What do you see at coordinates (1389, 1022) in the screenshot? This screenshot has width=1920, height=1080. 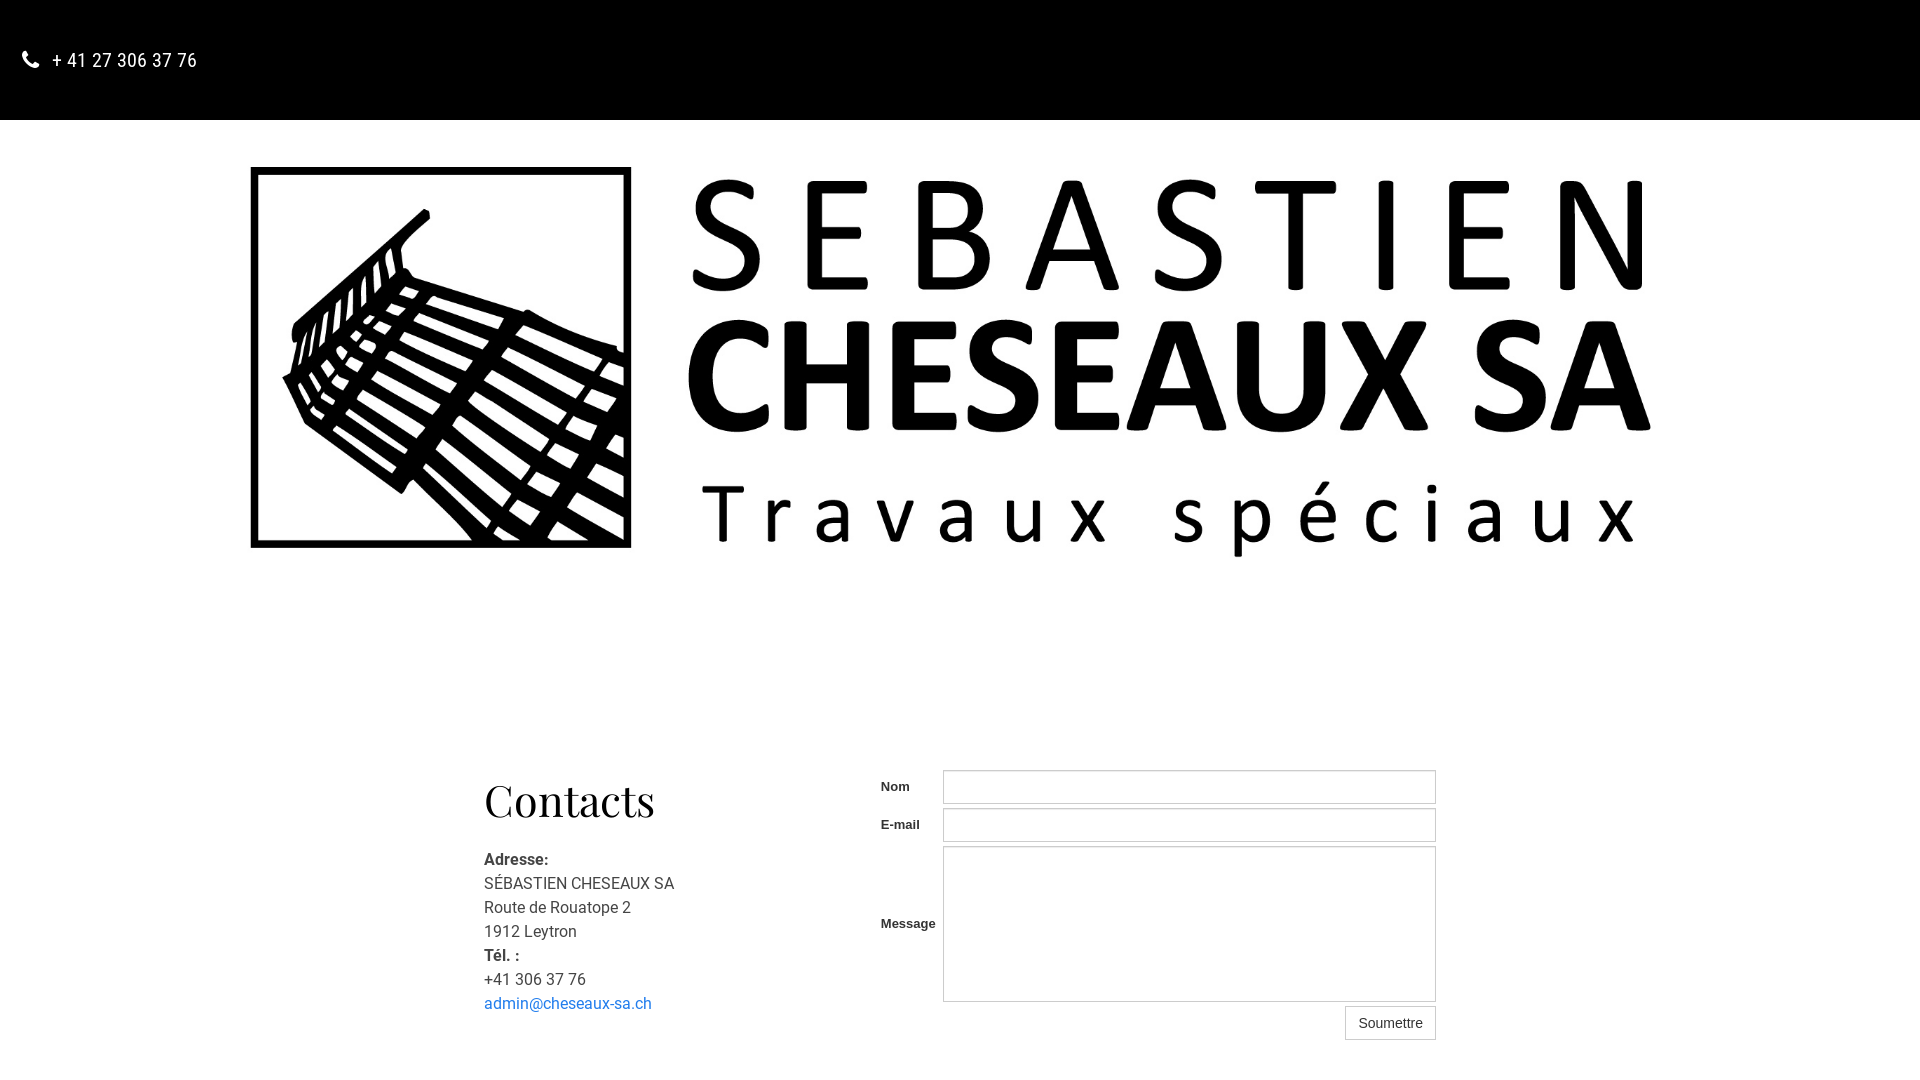 I see `'Soumettre'` at bounding box center [1389, 1022].